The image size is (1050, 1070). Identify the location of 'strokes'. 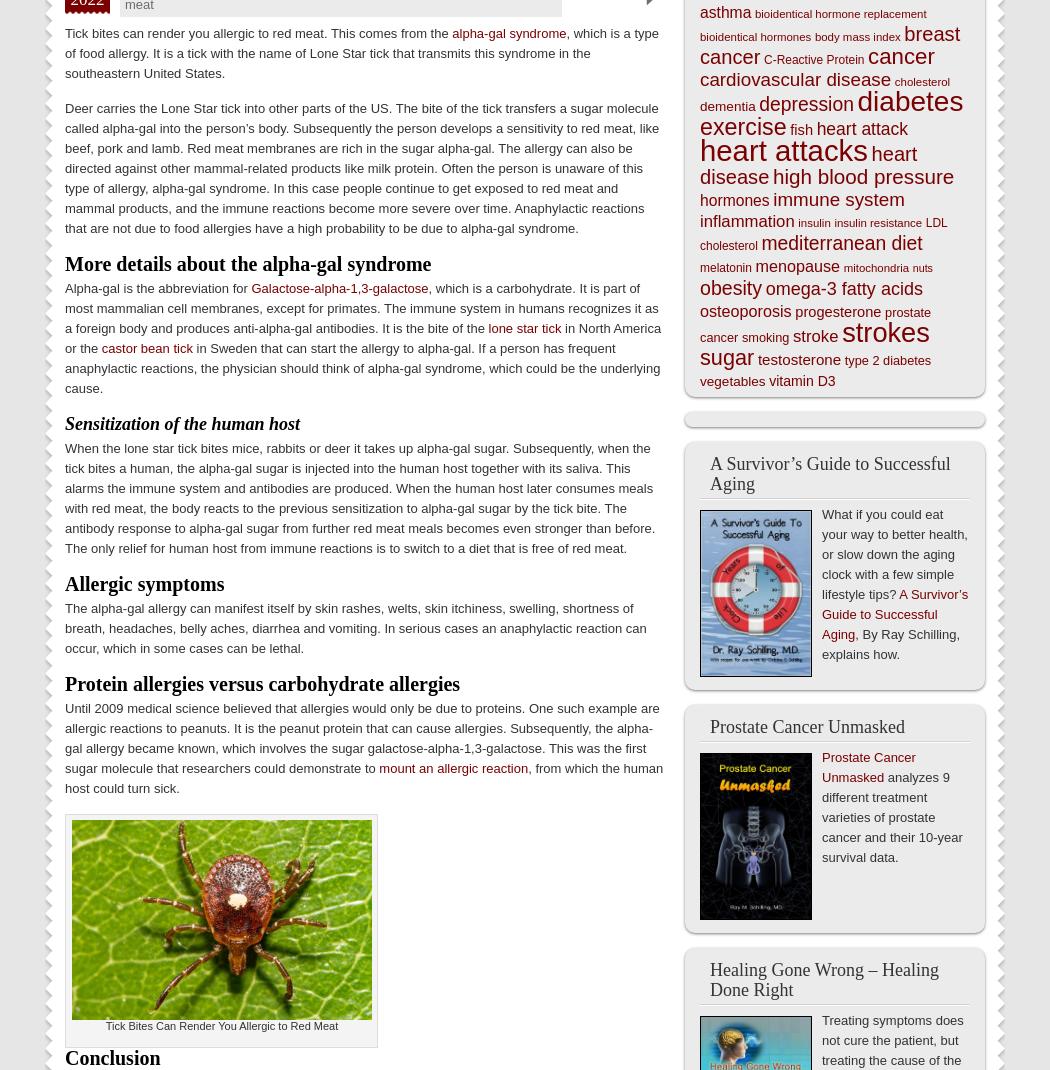
(884, 332).